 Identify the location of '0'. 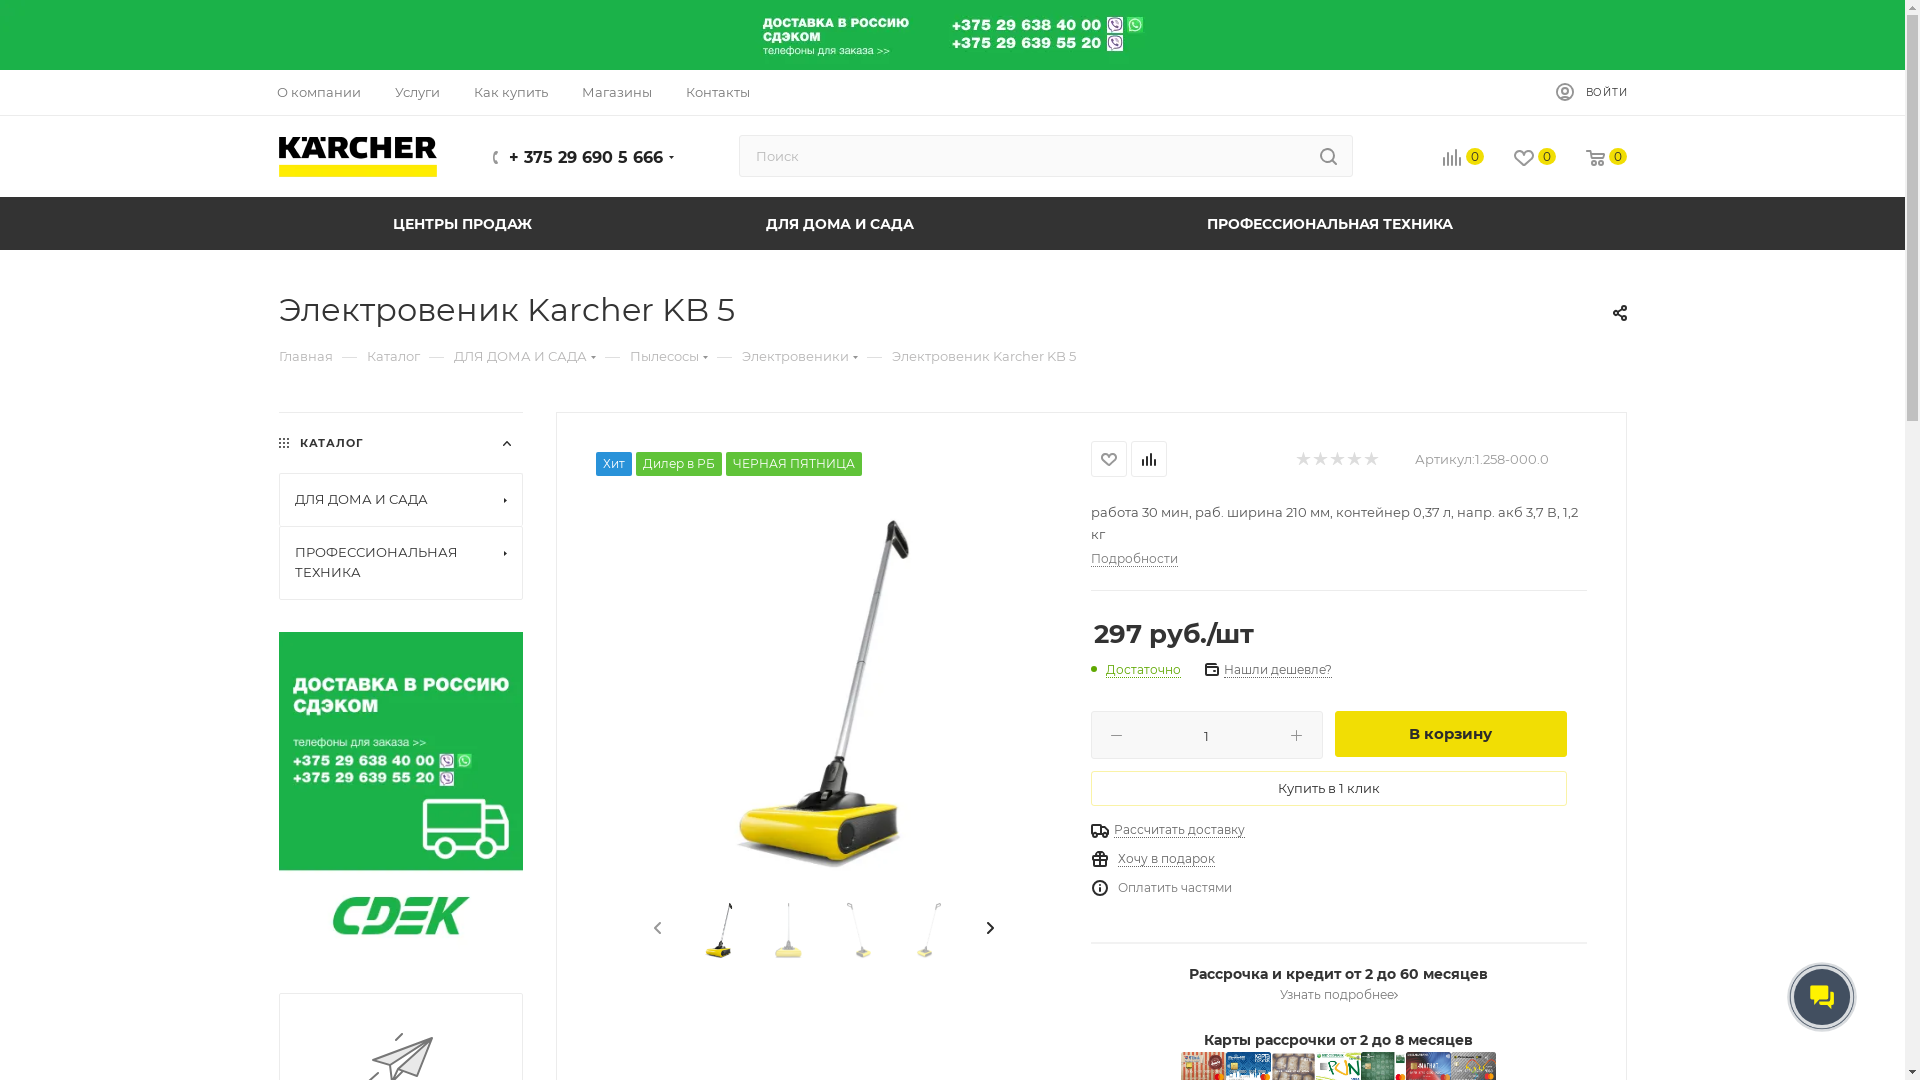
(1520, 157).